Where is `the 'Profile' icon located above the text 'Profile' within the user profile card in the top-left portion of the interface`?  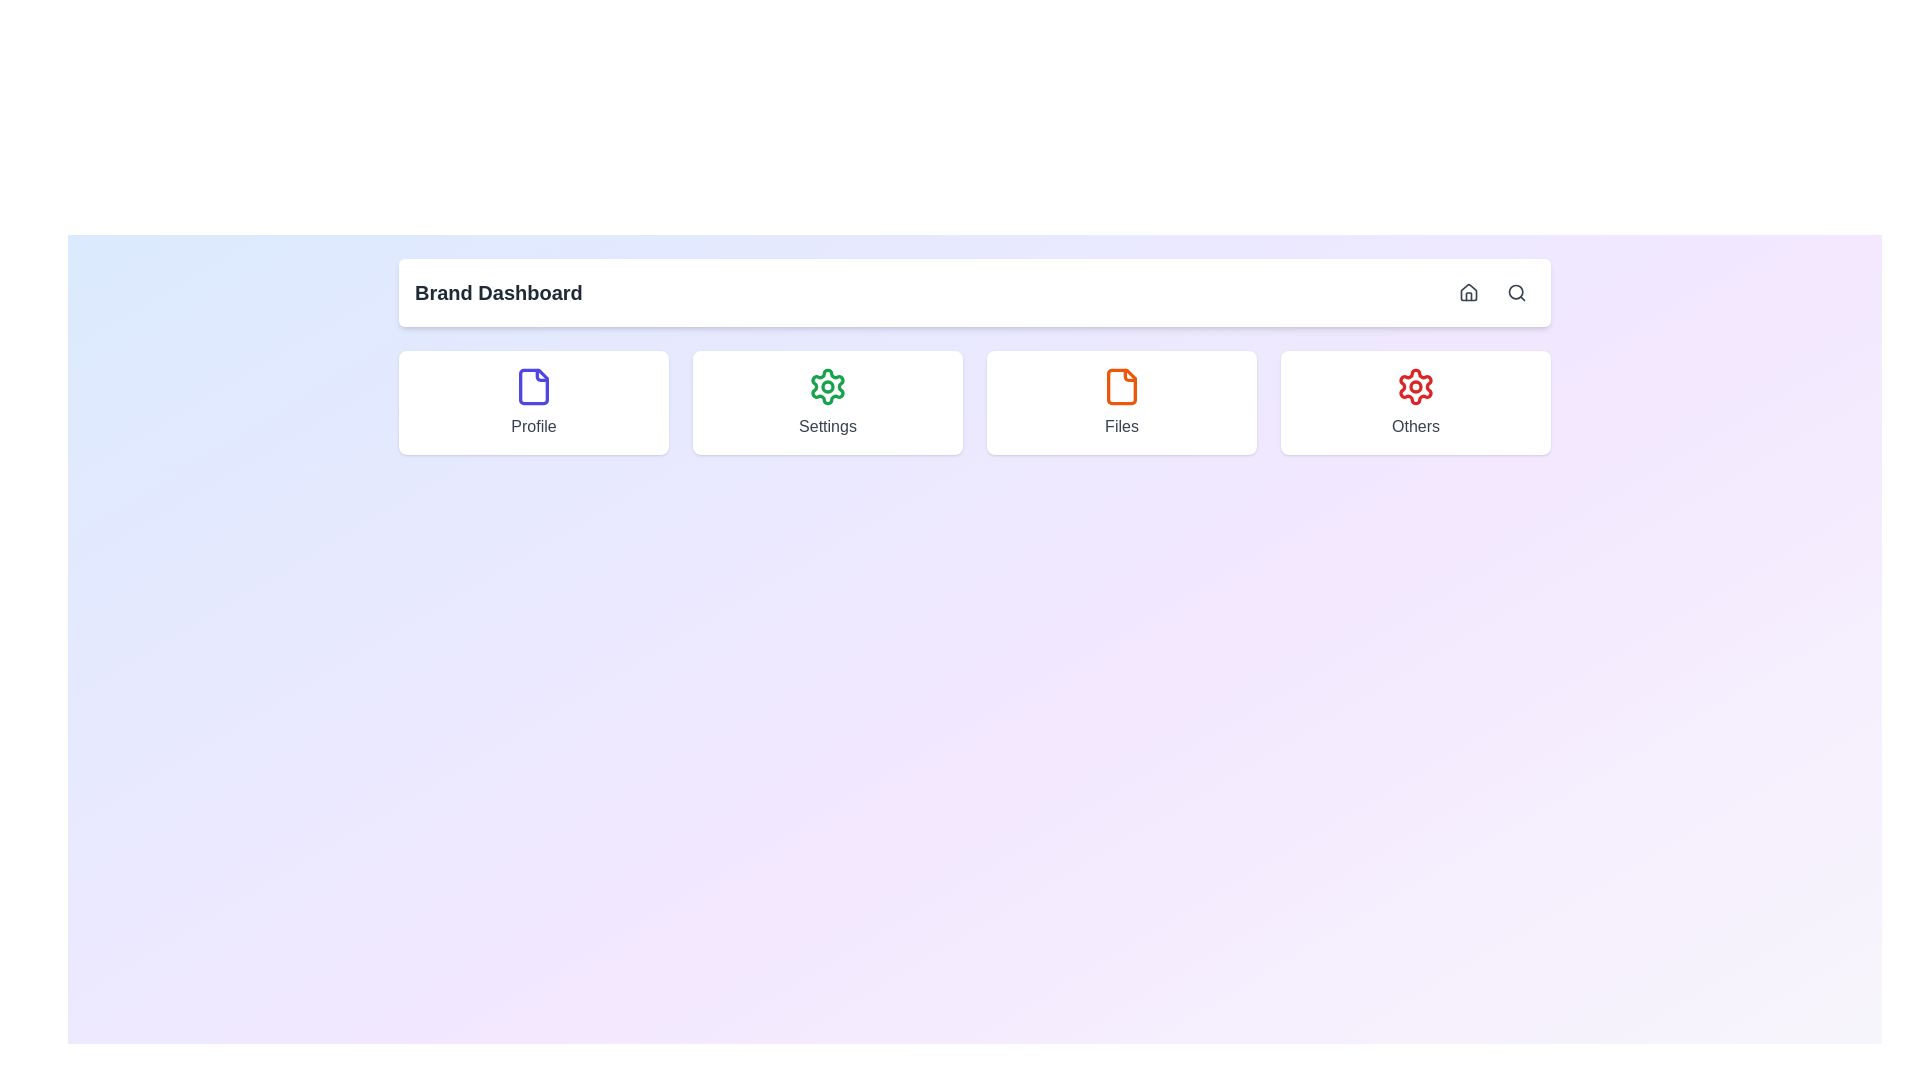 the 'Profile' icon located above the text 'Profile' within the user profile card in the top-left portion of the interface is located at coordinates (533, 386).